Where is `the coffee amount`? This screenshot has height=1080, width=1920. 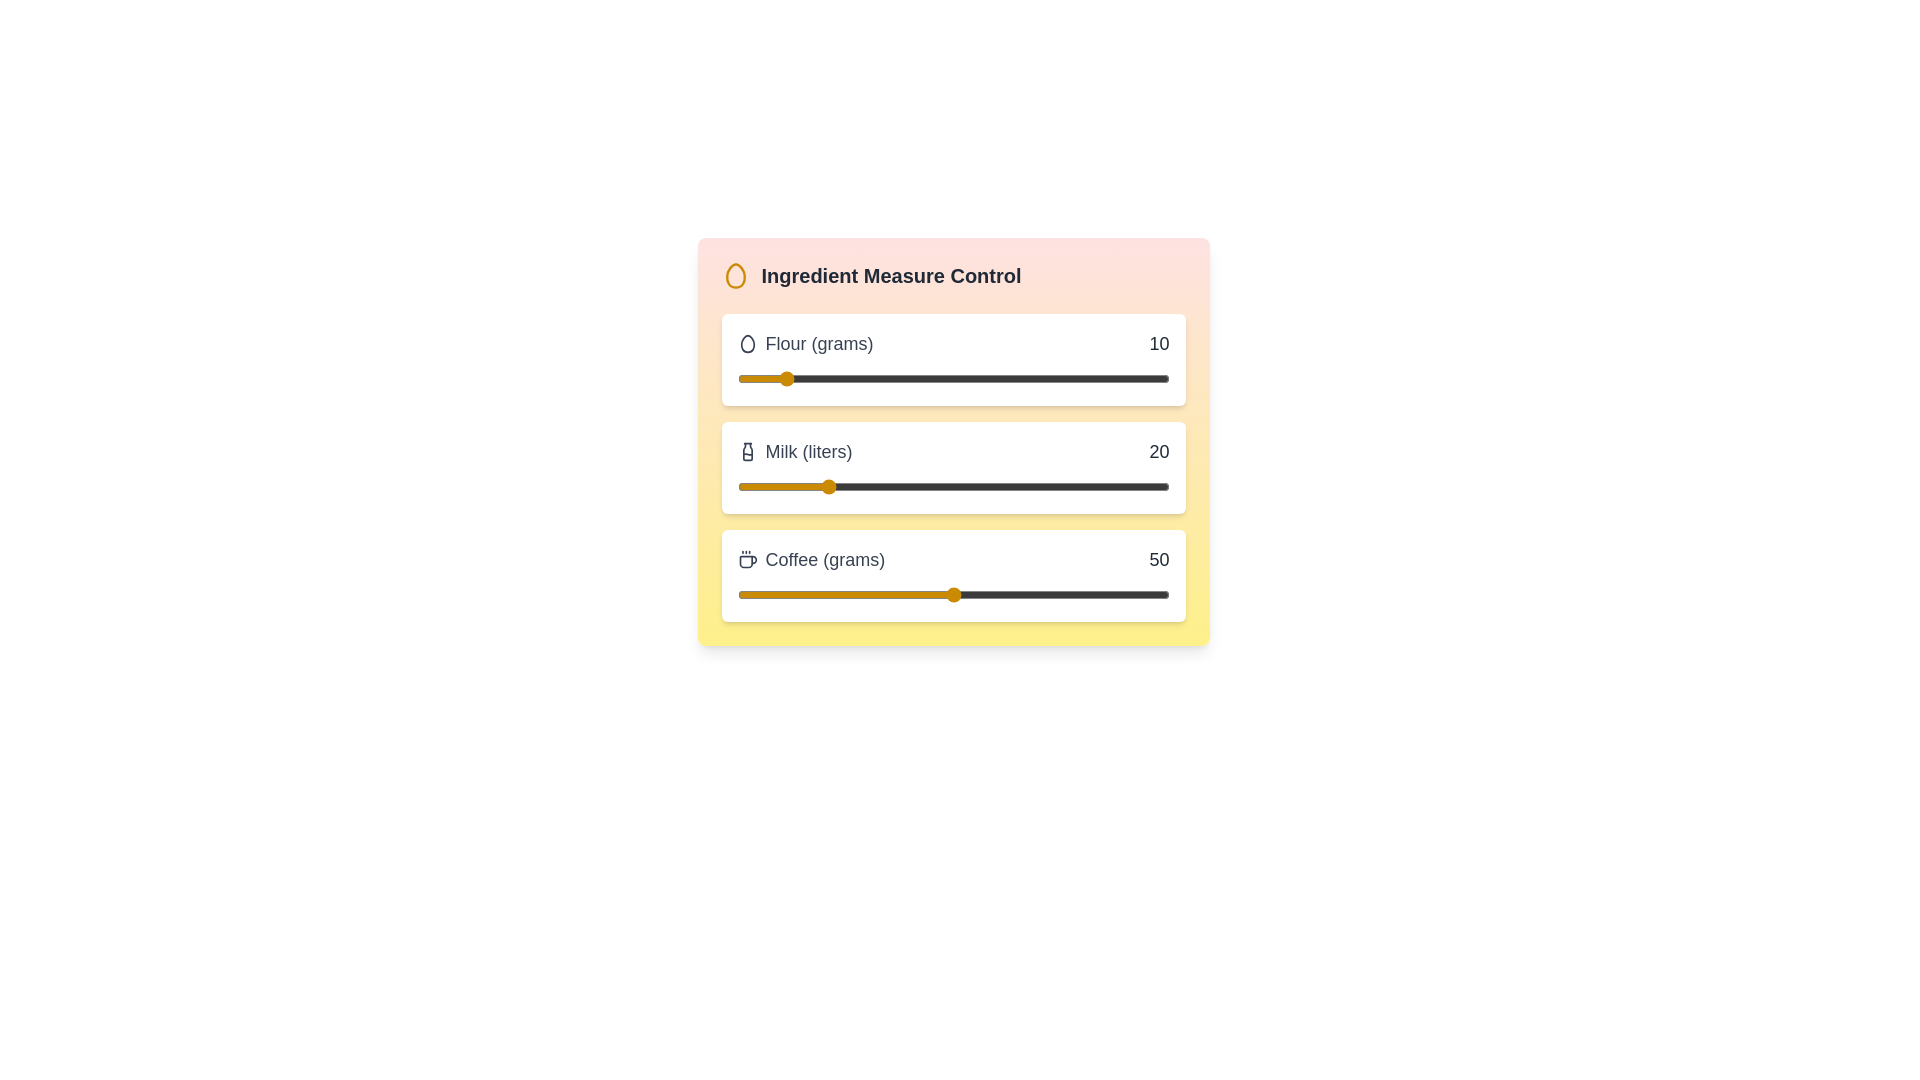
the coffee amount is located at coordinates (1126, 593).